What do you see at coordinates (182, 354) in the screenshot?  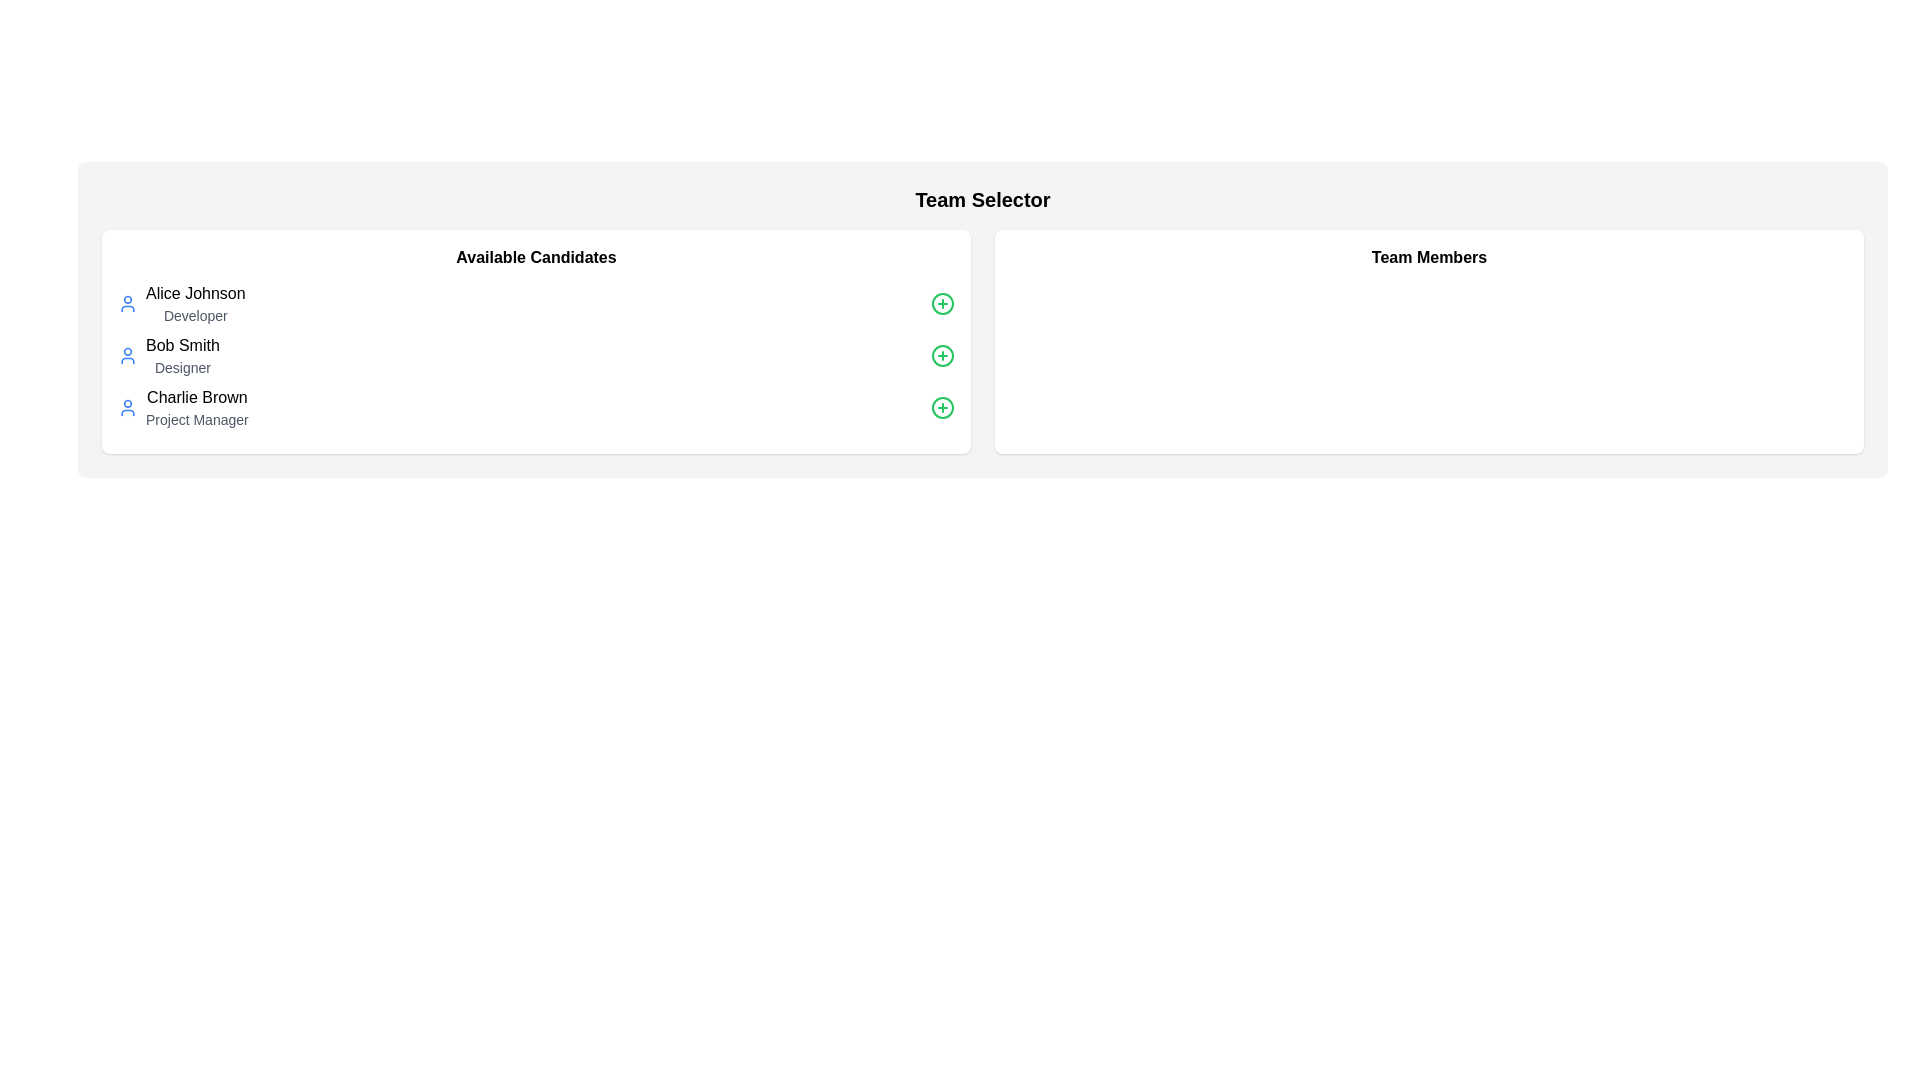 I see `the Text Display representing Bob Smith, the Designer, located in the 'Available Candidates' section as the second entry` at bounding box center [182, 354].